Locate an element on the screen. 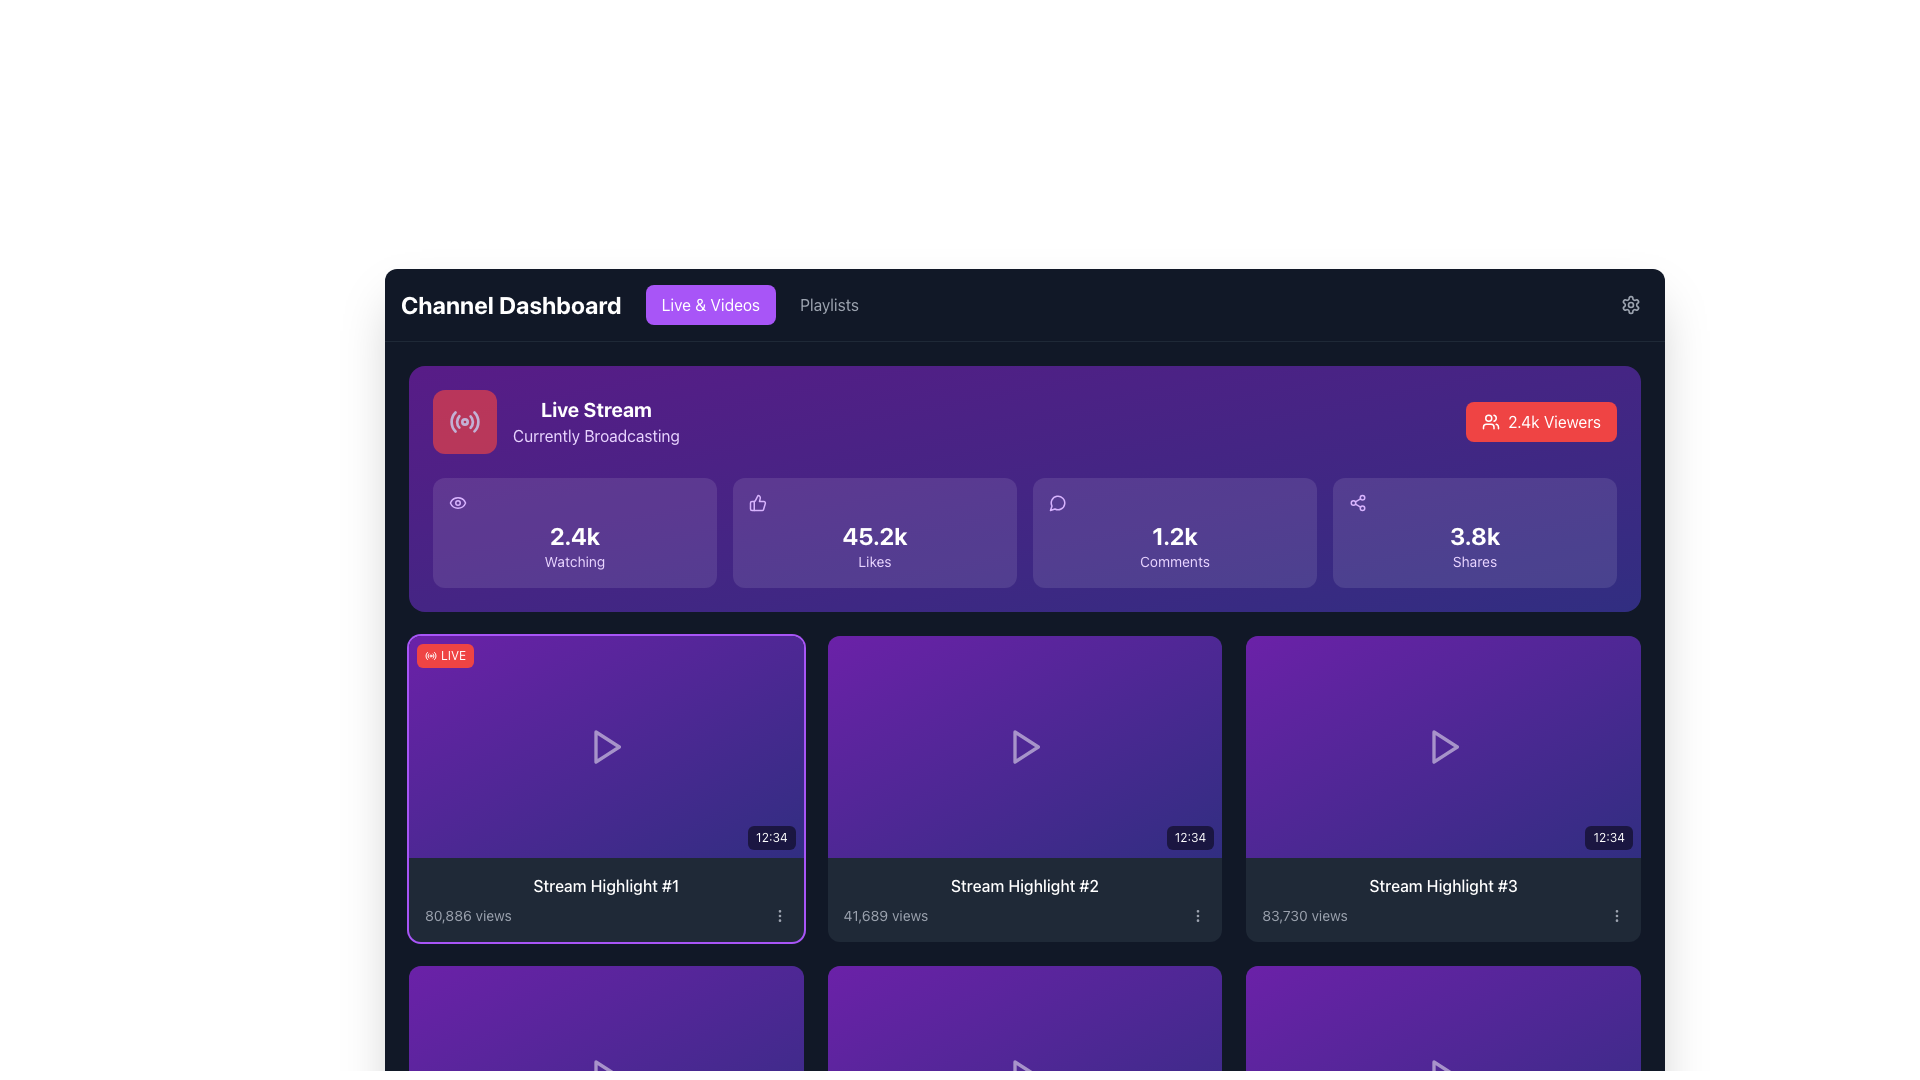  the Text label displaying '1.2k' in bold white font, which is part of a purple rectangle box, located in the top-right section of the interface is located at coordinates (1175, 535).